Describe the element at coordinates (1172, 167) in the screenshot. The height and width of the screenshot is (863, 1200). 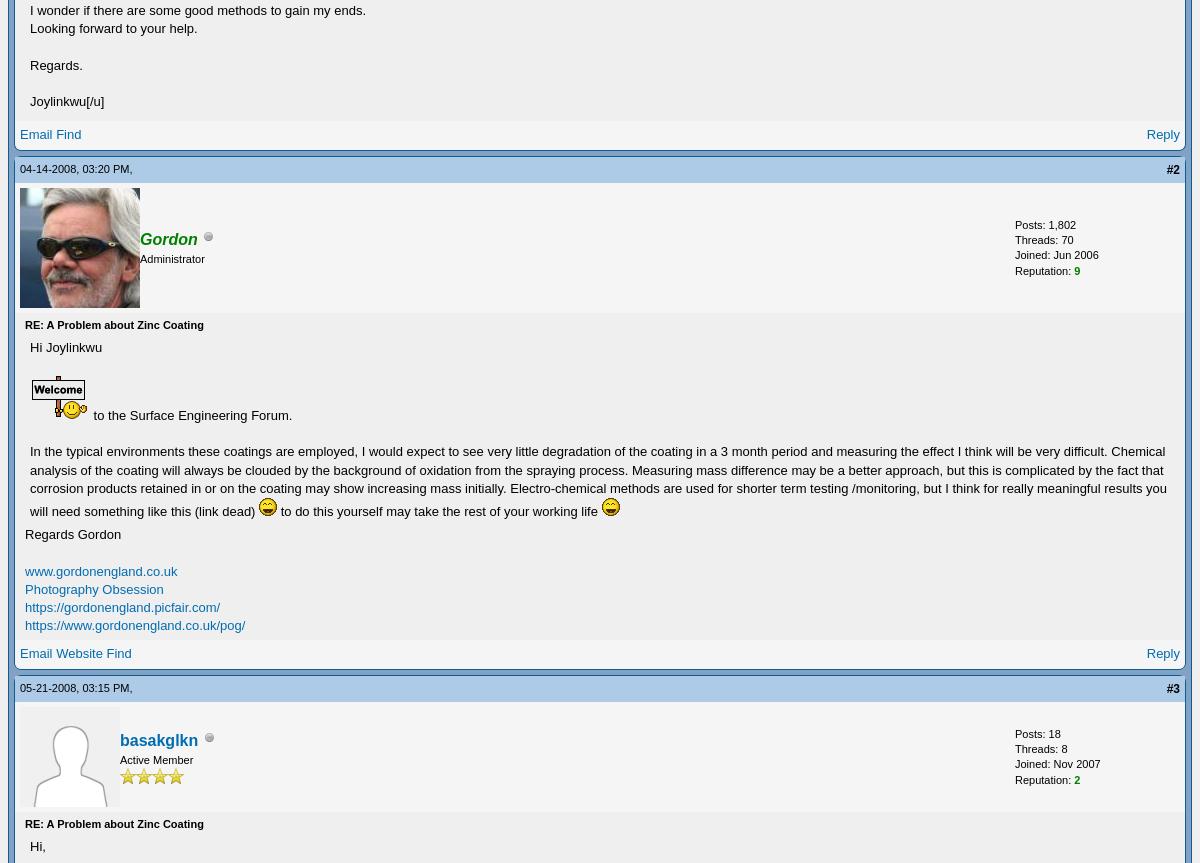
I see `'#2'` at that location.